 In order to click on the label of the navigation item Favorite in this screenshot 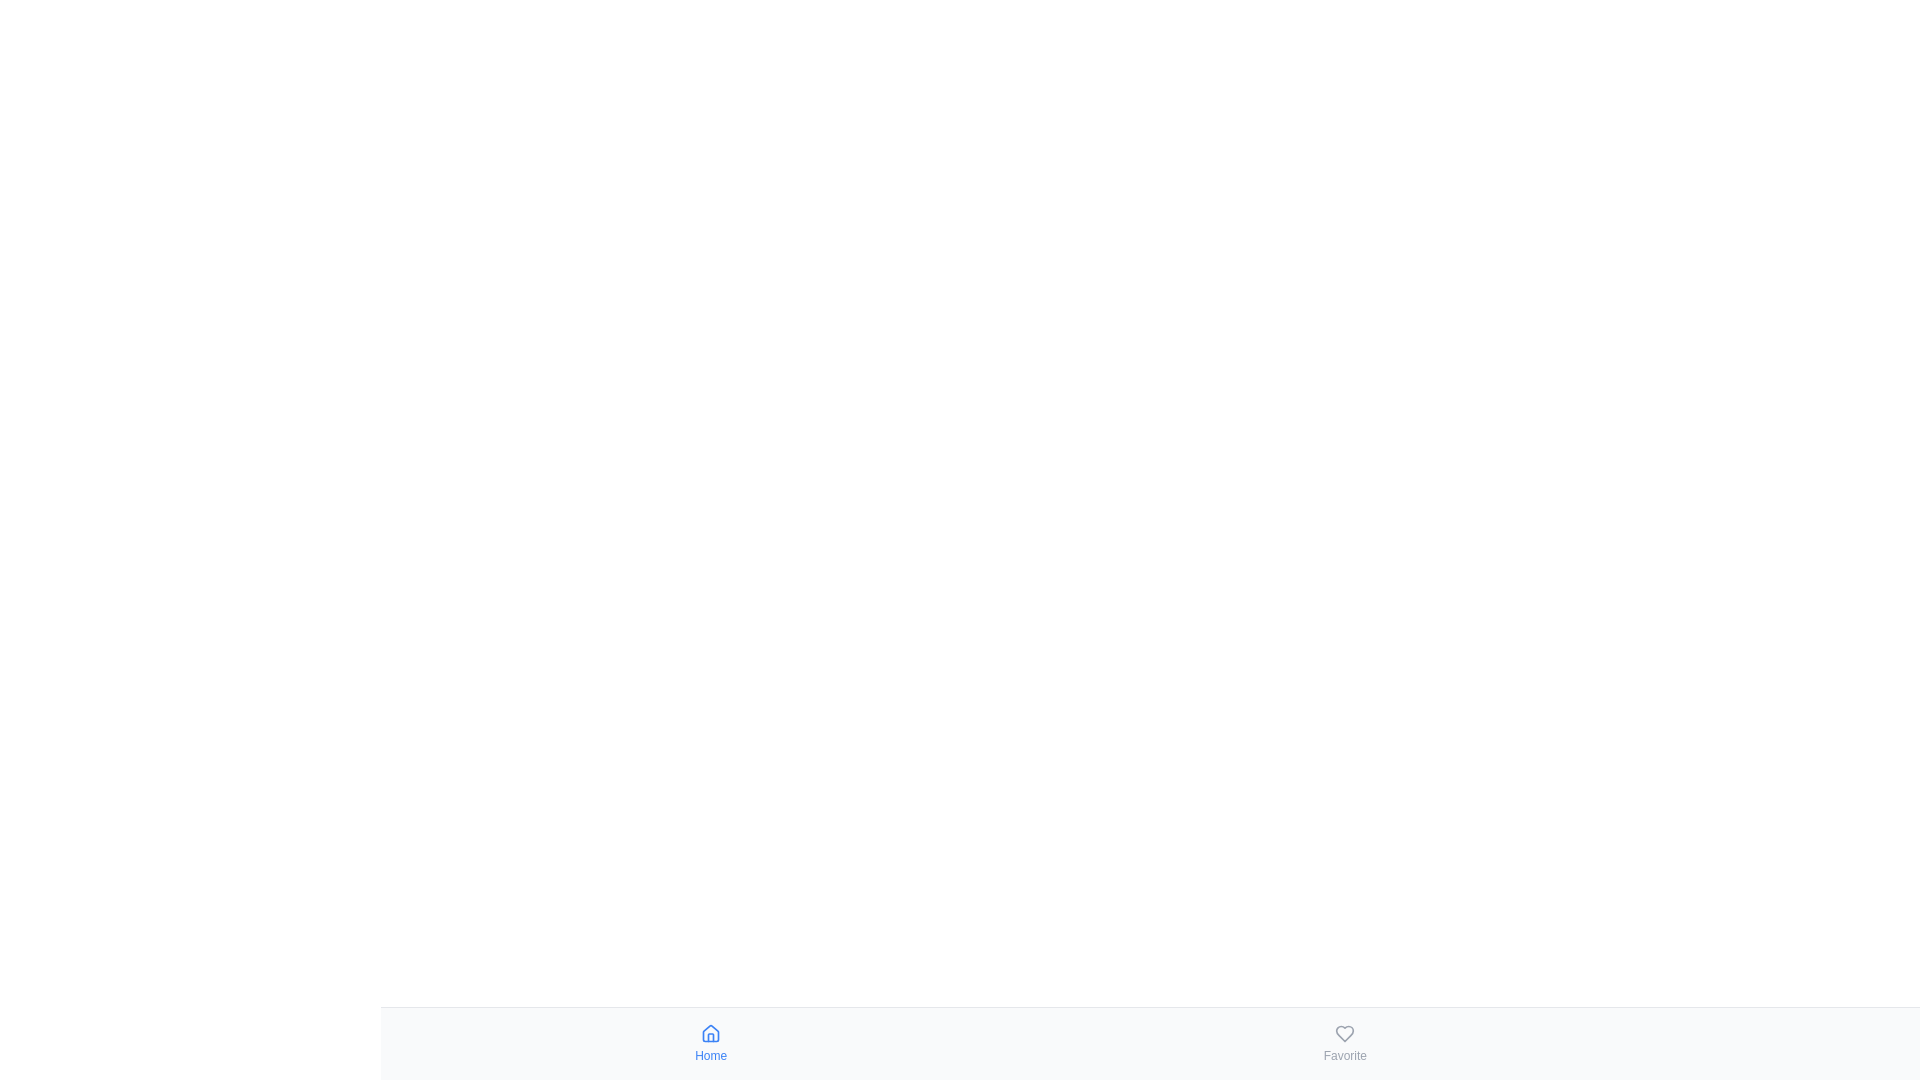, I will do `click(1345, 1055)`.